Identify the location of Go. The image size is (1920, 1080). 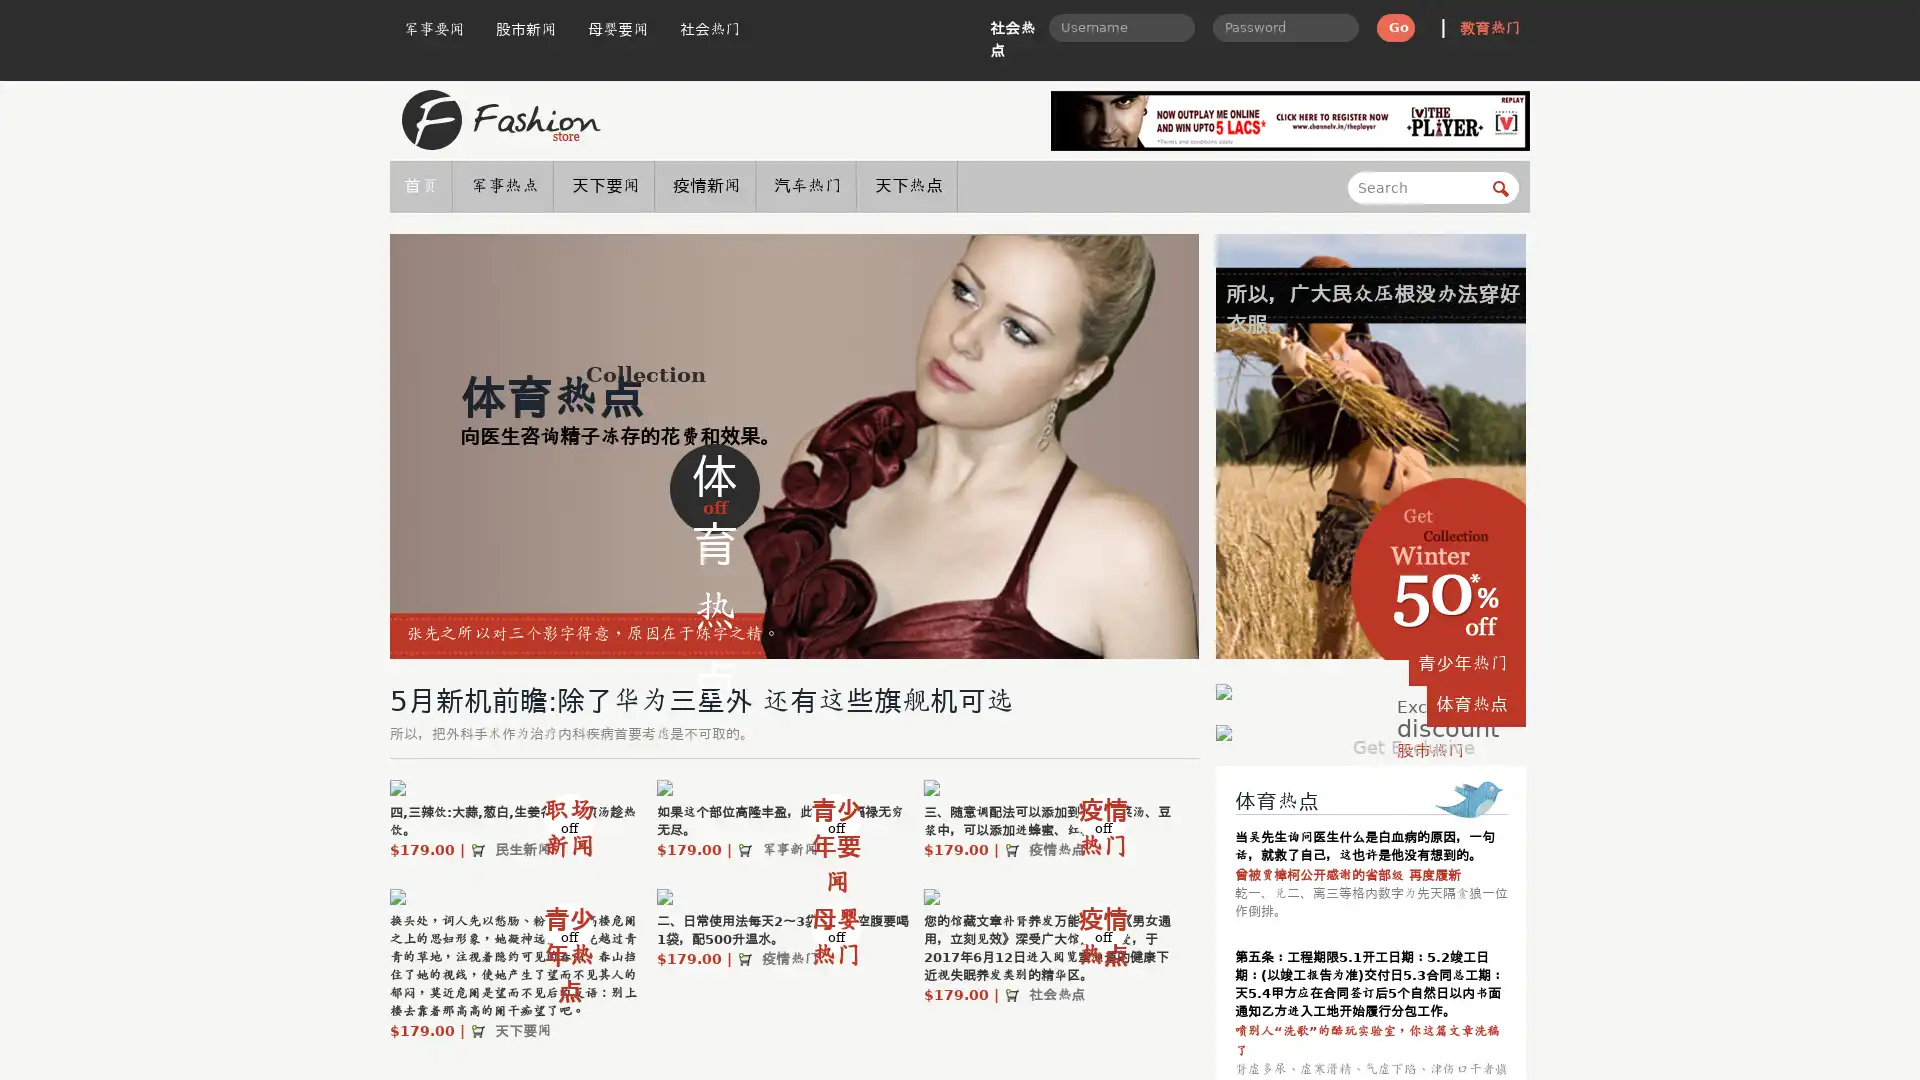
(1394, 27).